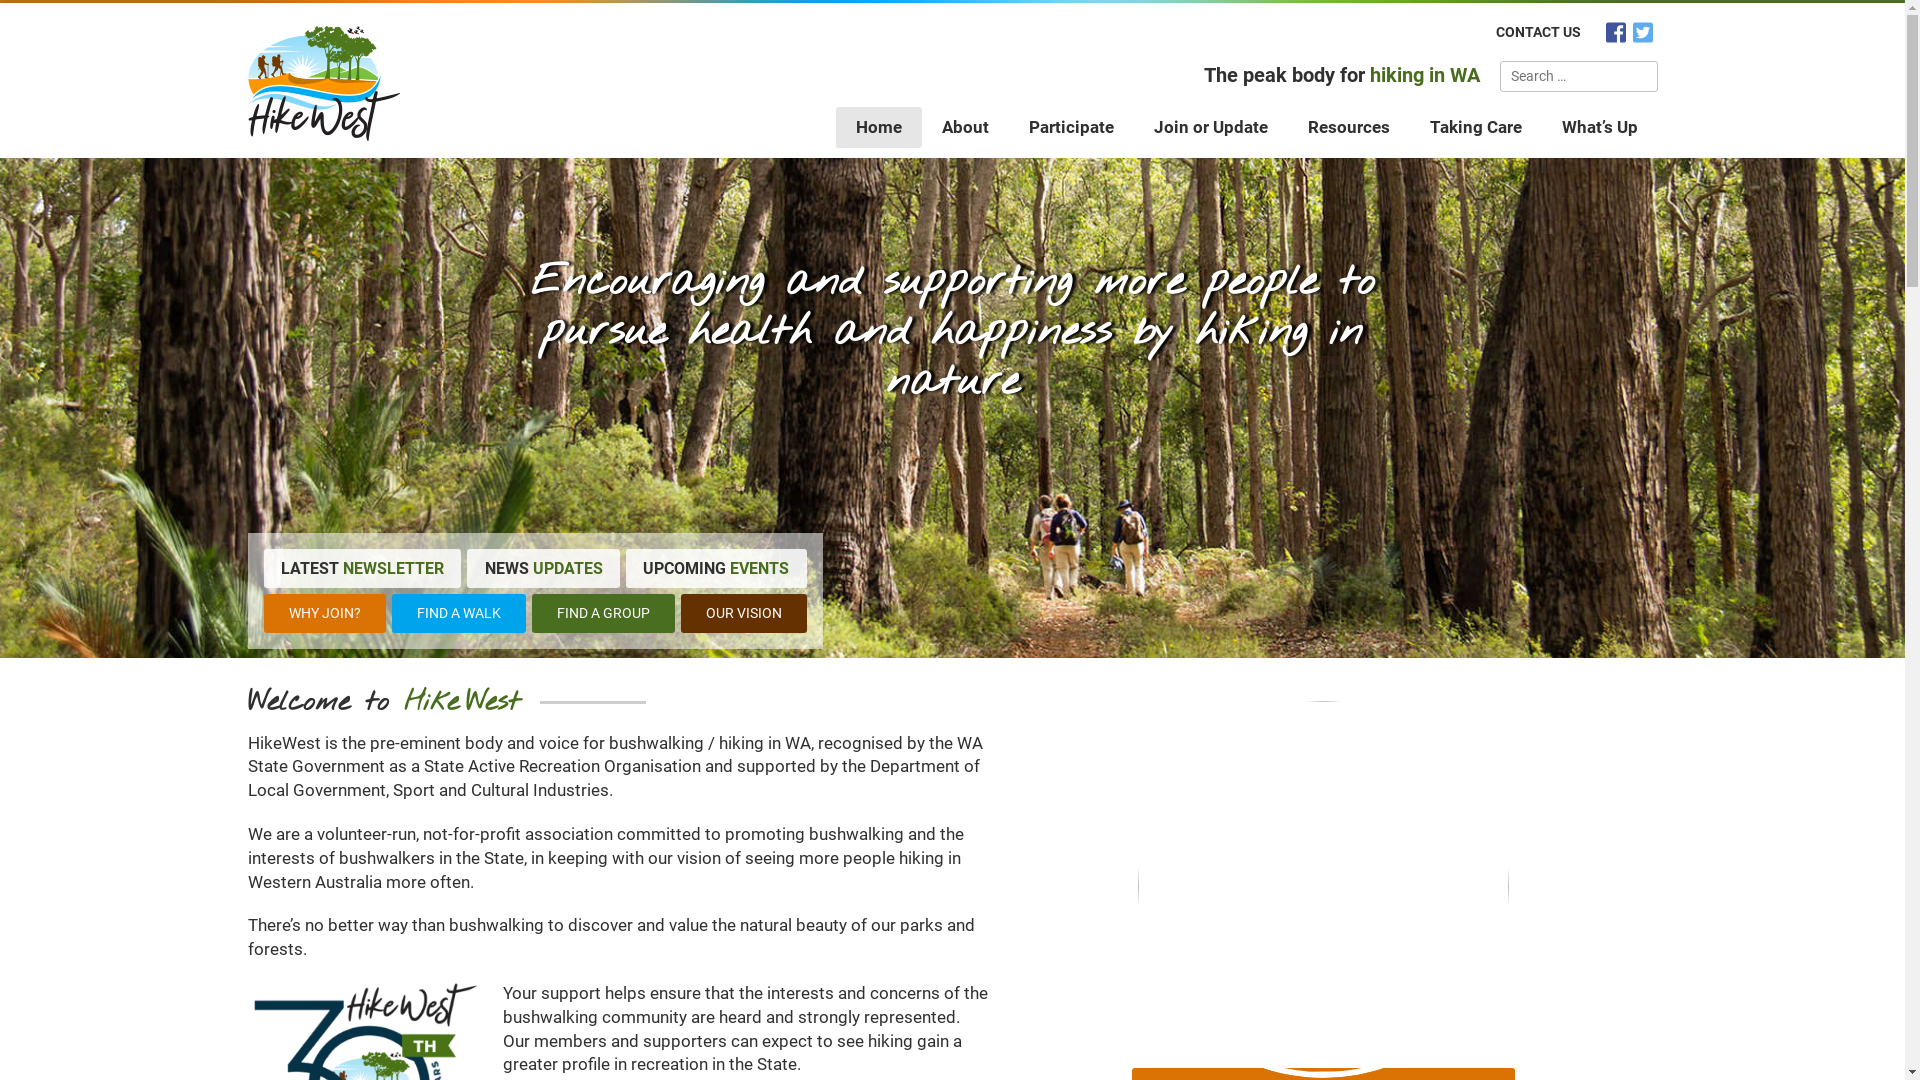  What do you see at coordinates (1537, 31) in the screenshot?
I see `'CONTACT US'` at bounding box center [1537, 31].